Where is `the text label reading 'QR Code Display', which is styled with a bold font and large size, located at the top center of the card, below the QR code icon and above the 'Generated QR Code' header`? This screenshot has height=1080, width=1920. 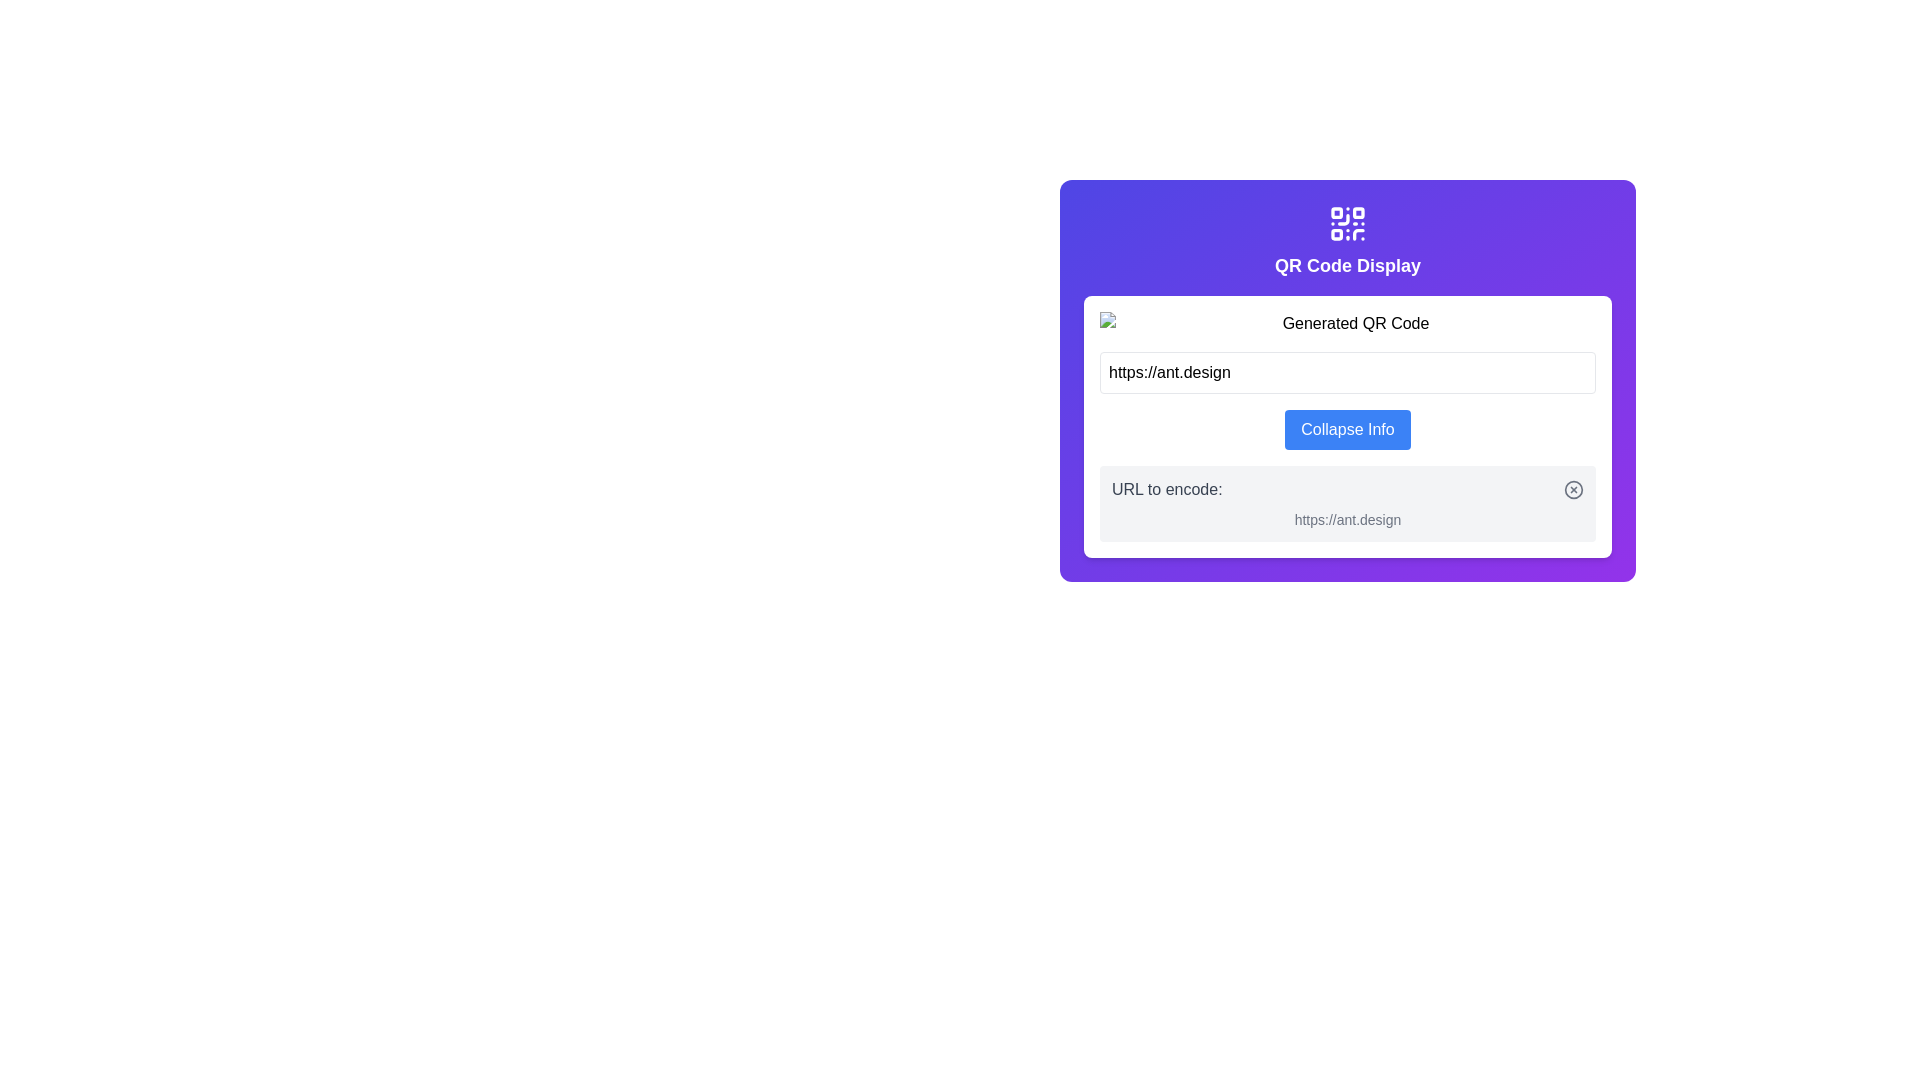 the text label reading 'QR Code Display', which is styled with a bold font and large size, located at the top center of the card, below the QR code icon and above the 'Generated QR Code' header is located at coordinates (1348, 265).